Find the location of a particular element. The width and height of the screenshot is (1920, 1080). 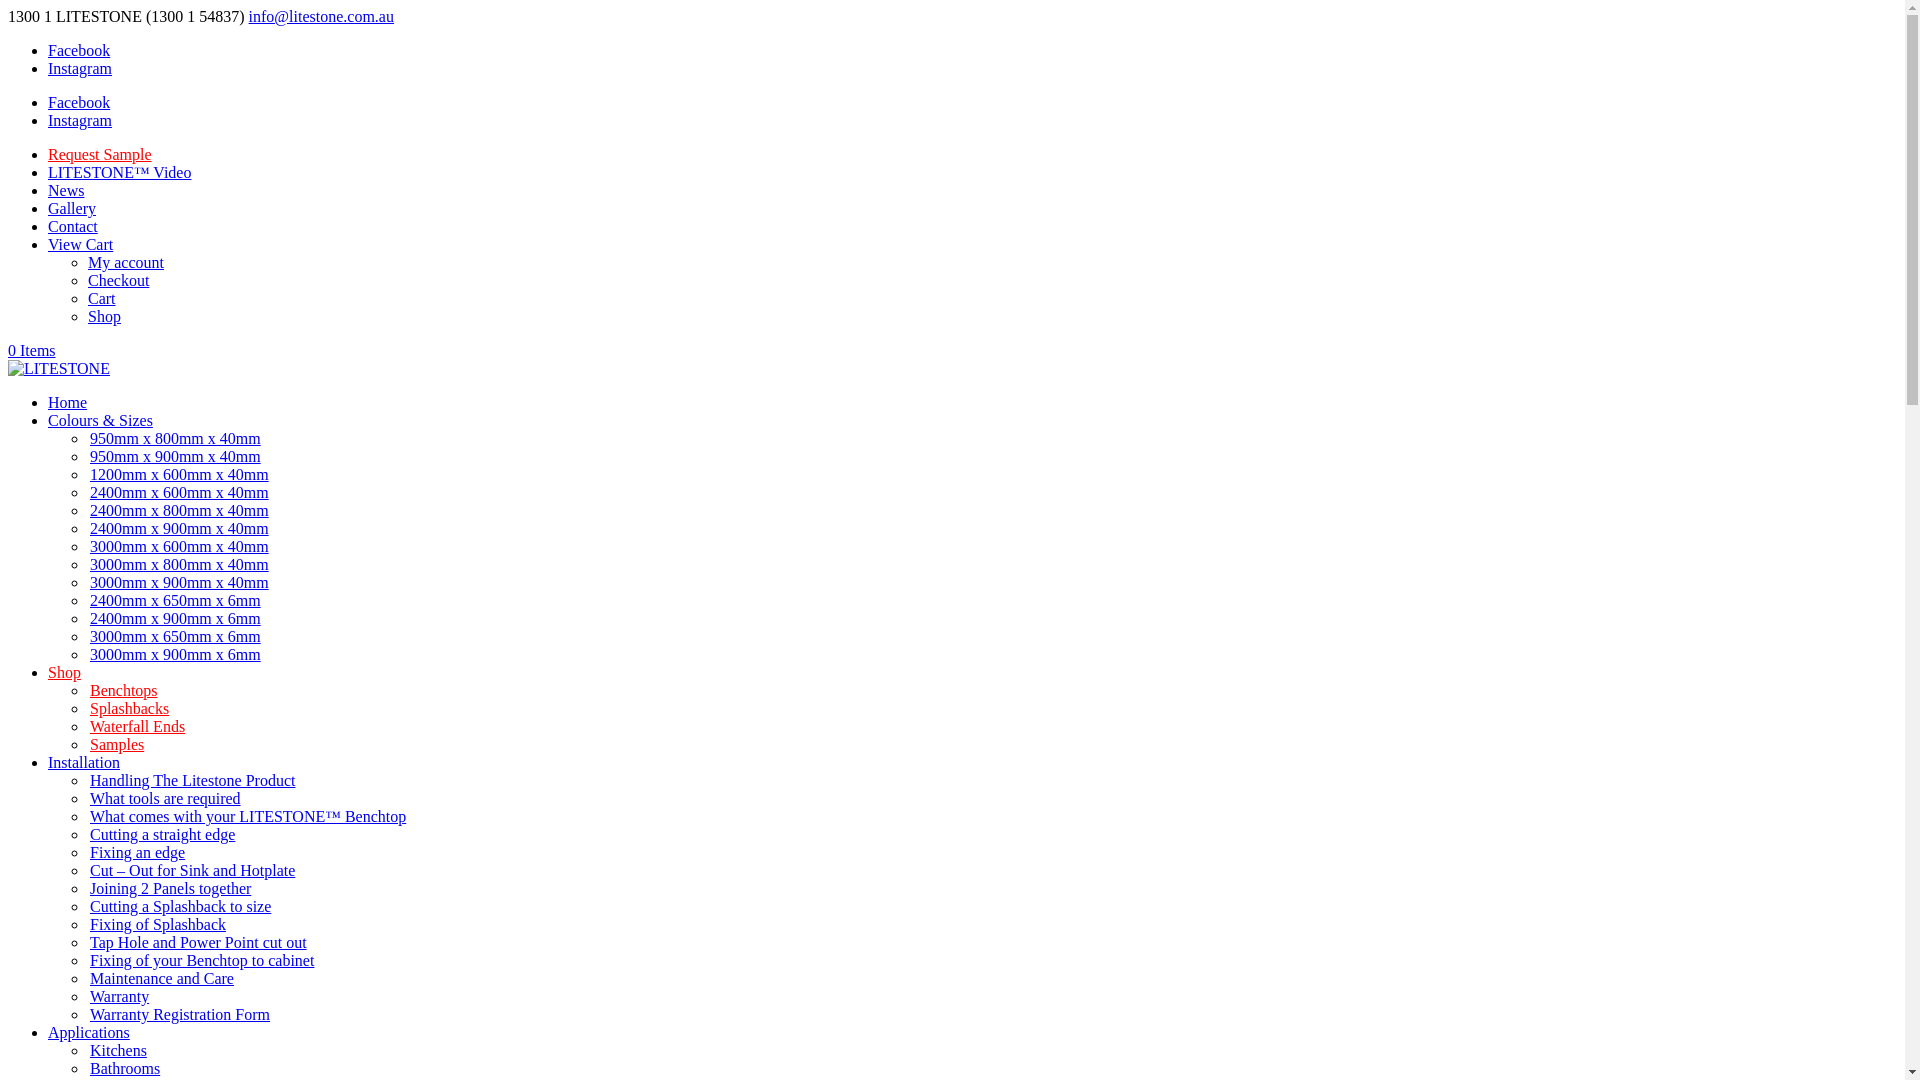

'Gallery' is located at coordinates (72, 208).